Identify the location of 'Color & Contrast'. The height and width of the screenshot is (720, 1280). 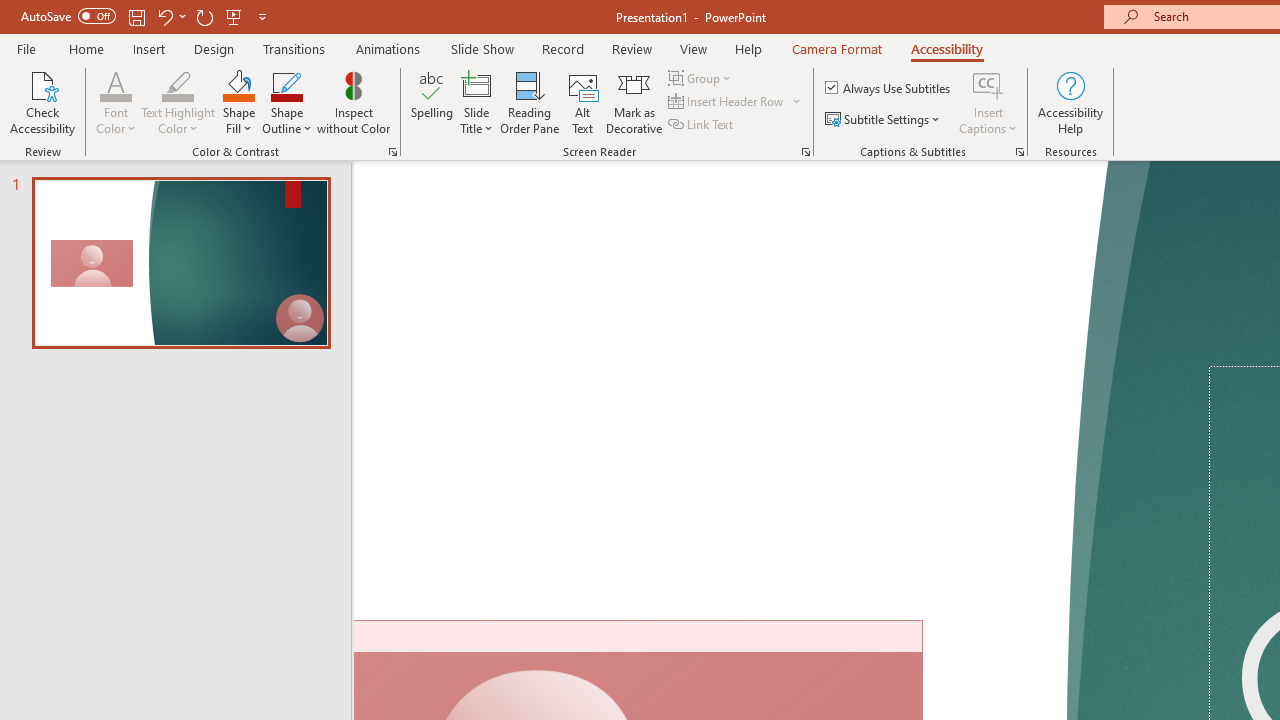
(392, 150).